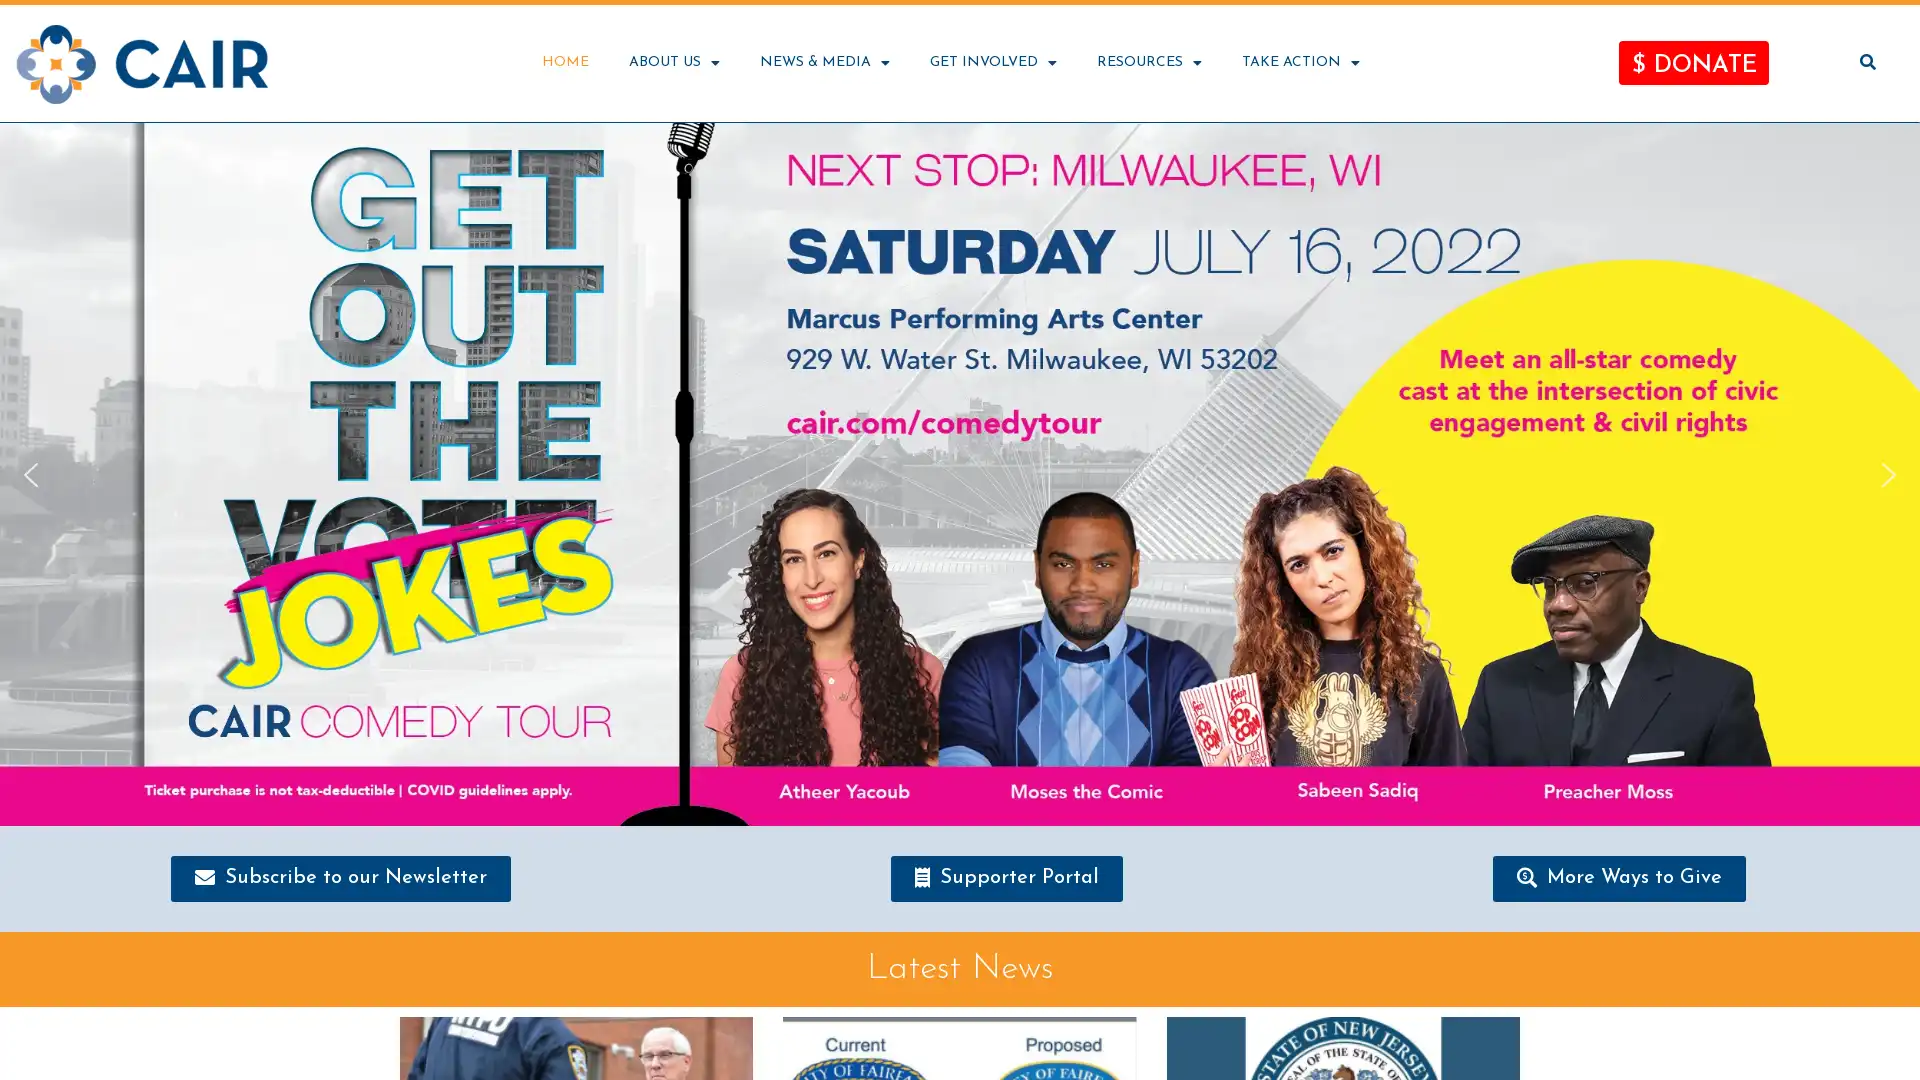 The height and width of the screenshot is (1080, 1920). I want to click on previous arrow, so click(30, 474).